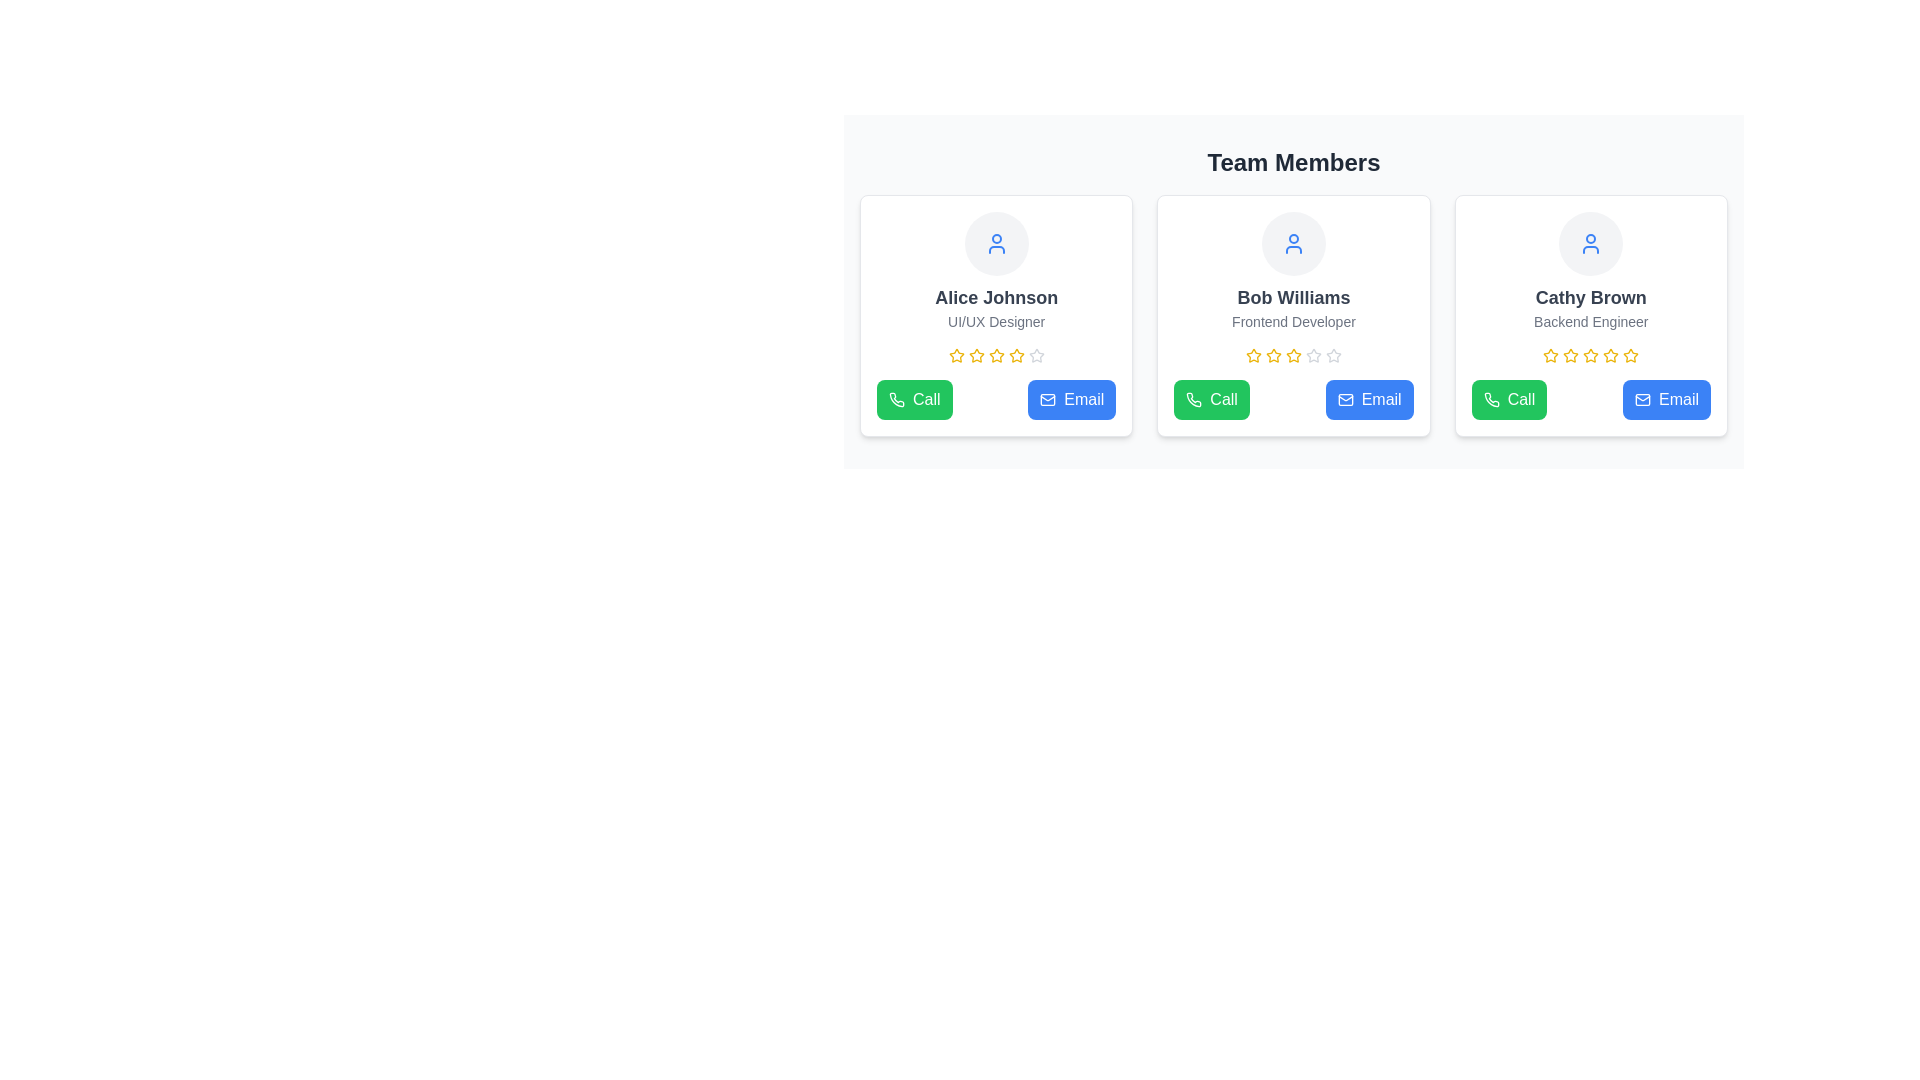  Describe the element at coordinates (1590, 354) in the screenshot. I see `the rating display component consisting of five yellow star icons located below the 'Backend Engineer' label in the profile card of 'Cathy Brown'` at that location.